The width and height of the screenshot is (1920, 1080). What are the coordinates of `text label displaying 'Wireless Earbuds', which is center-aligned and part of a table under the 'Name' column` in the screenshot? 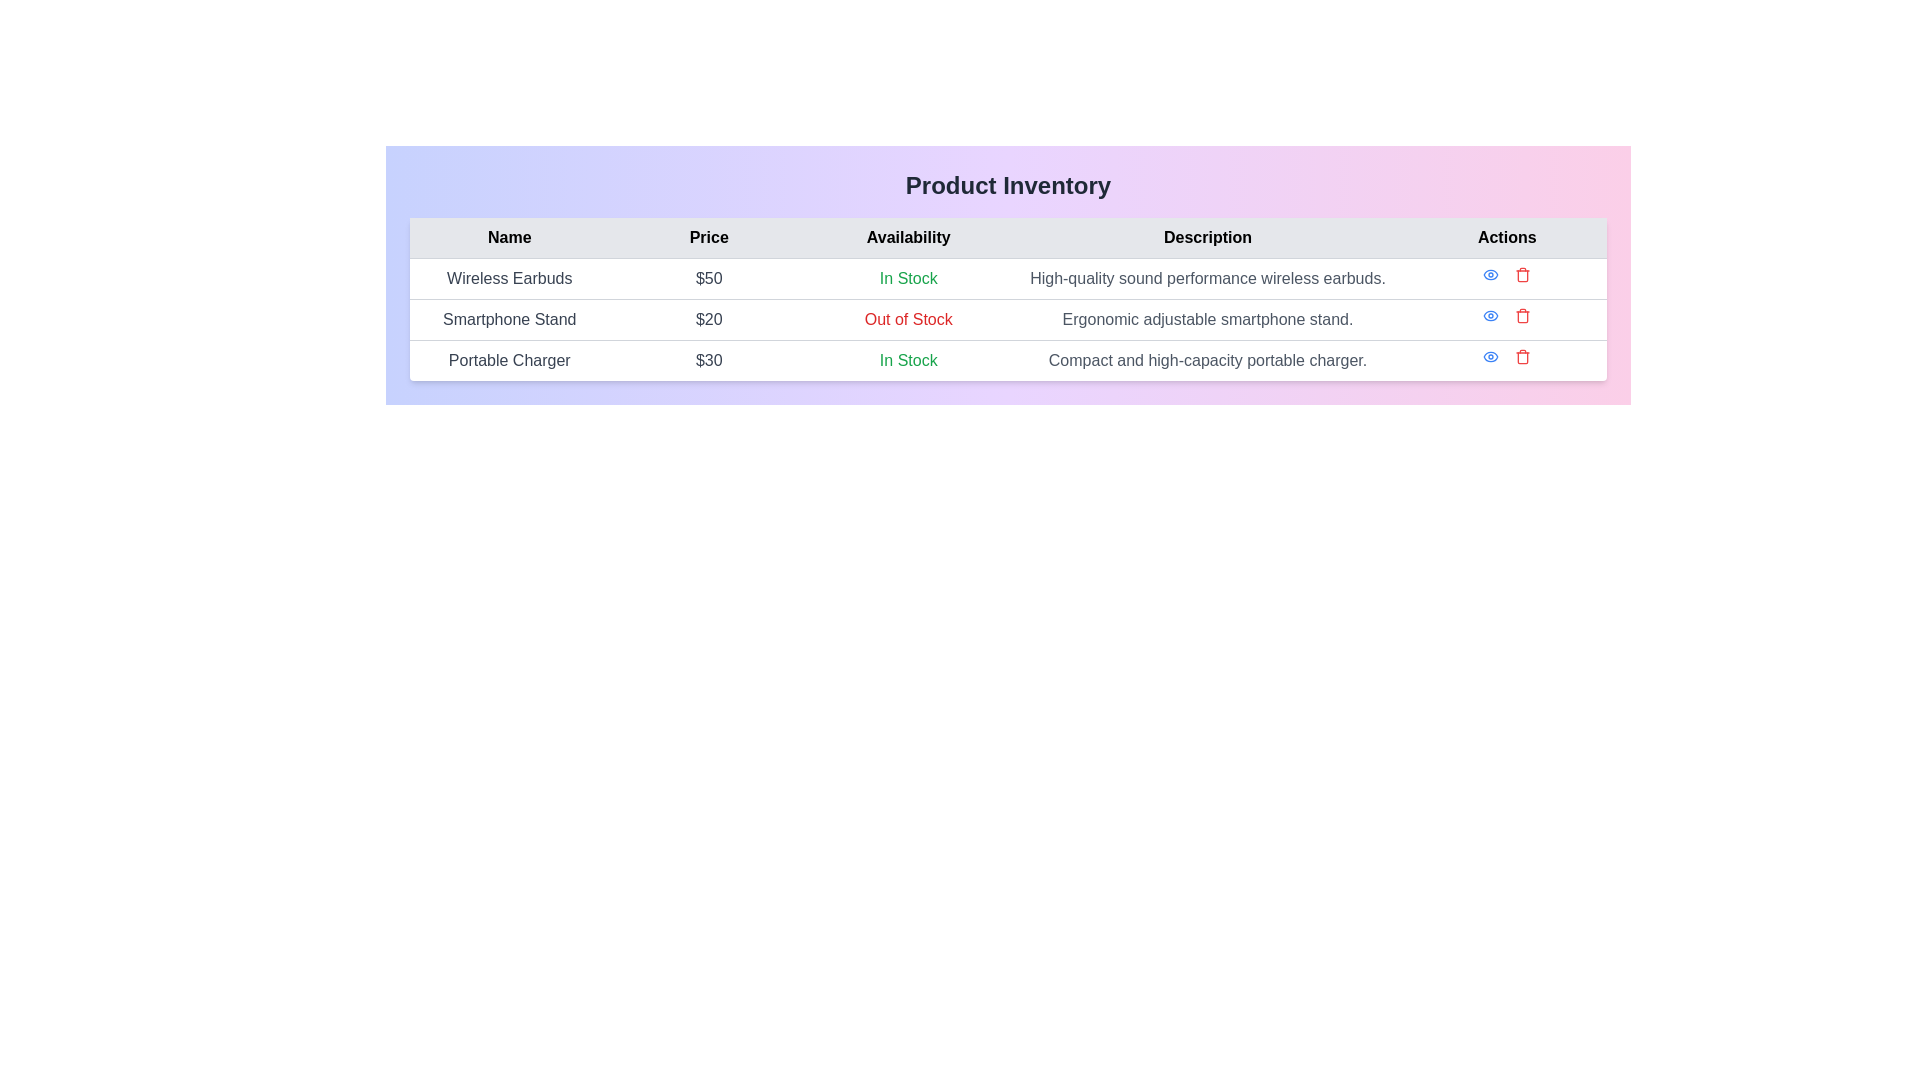 It's located at (509, 278).